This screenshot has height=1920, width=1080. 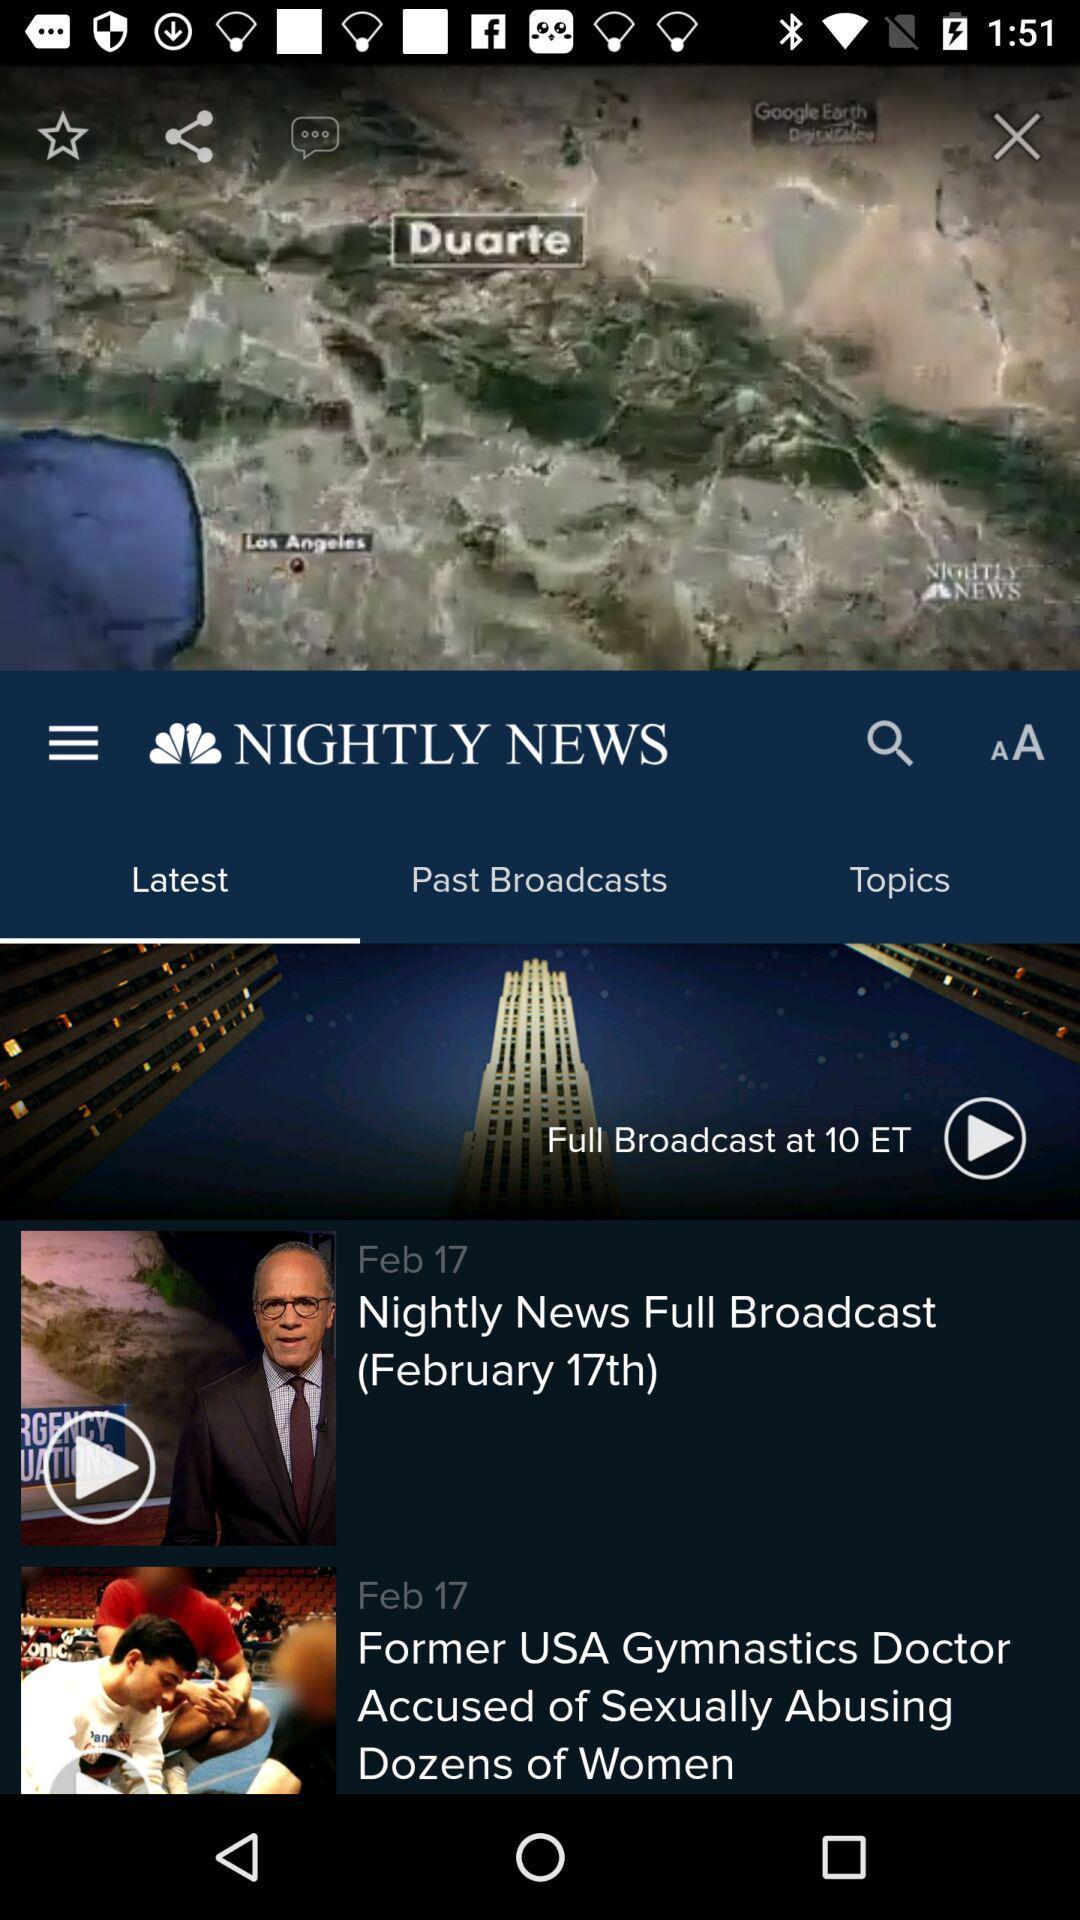 I want to click on message icon at top left, so click(x=315, y=135).